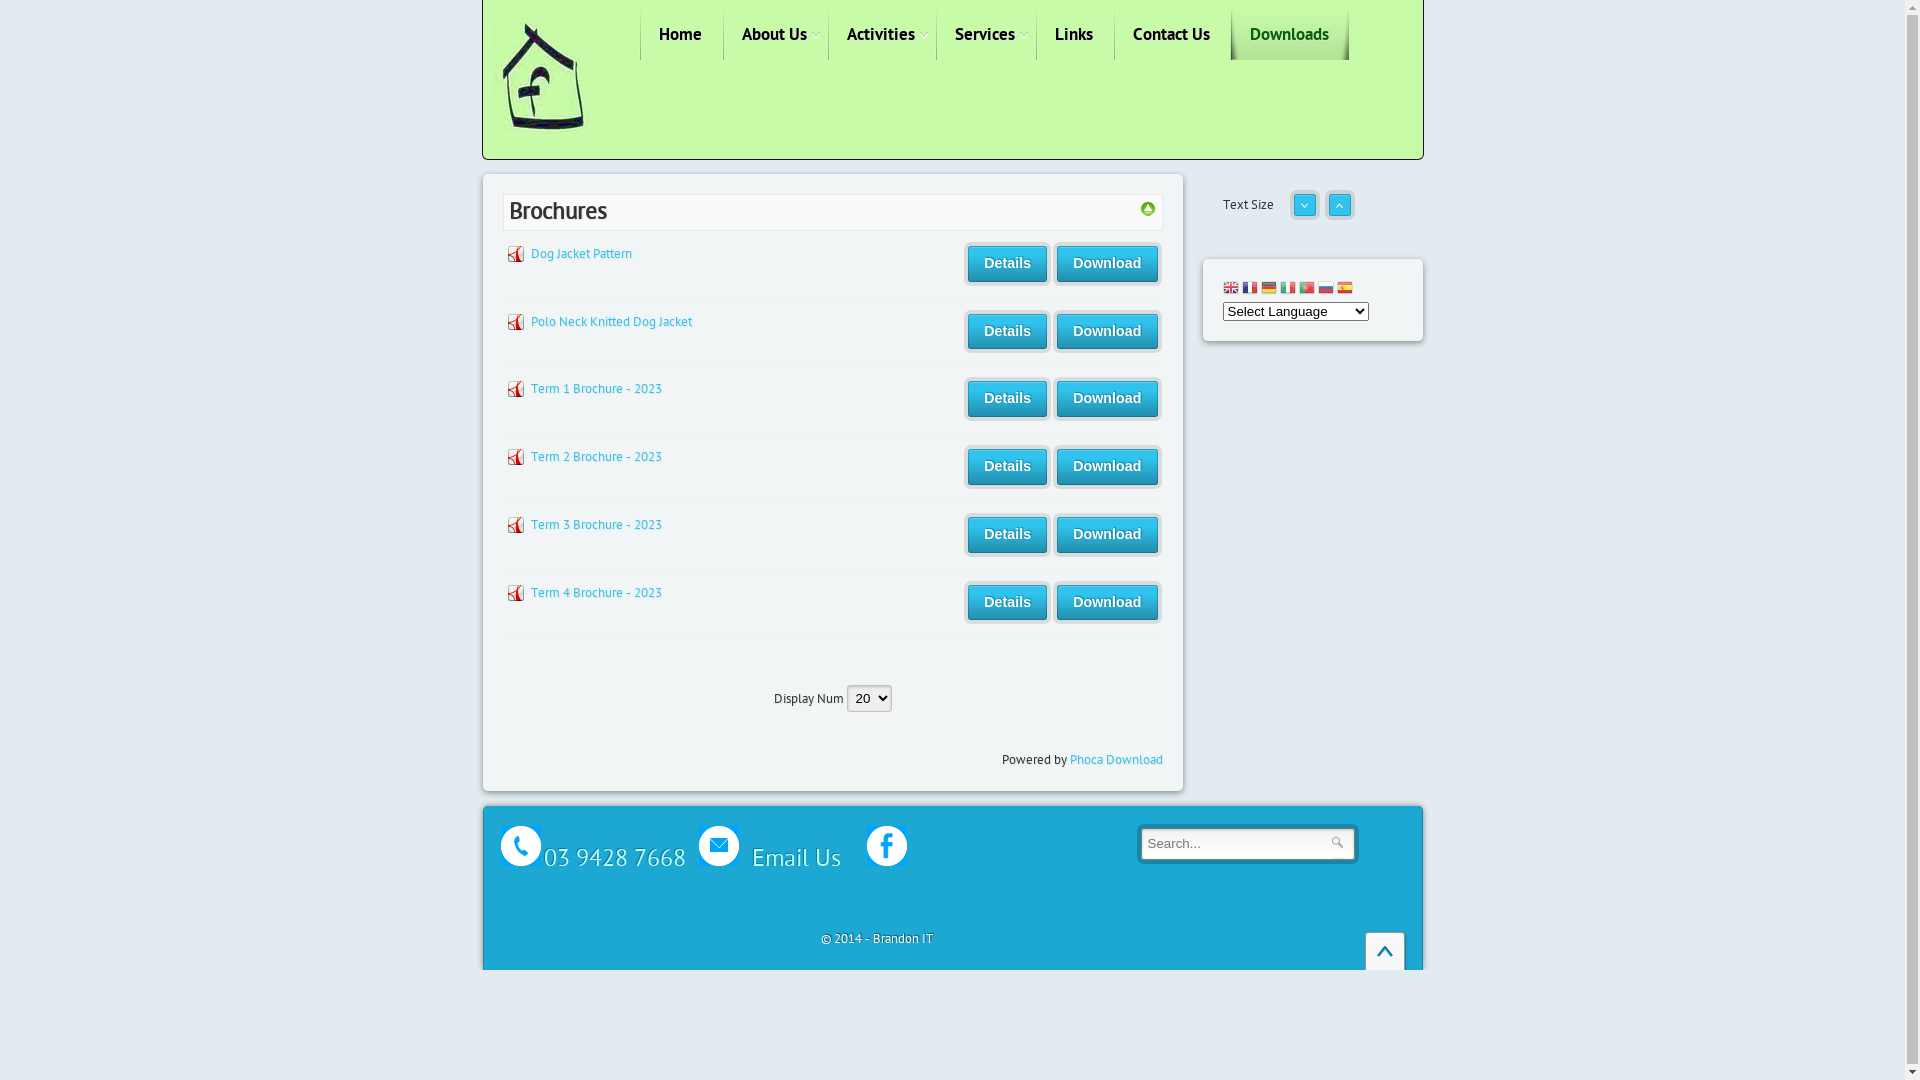 The height and width of the screenshot is (1080, 1920). Describe the element at coordinates (934, 34) in the screenshot. I see `'Services'` at that location.